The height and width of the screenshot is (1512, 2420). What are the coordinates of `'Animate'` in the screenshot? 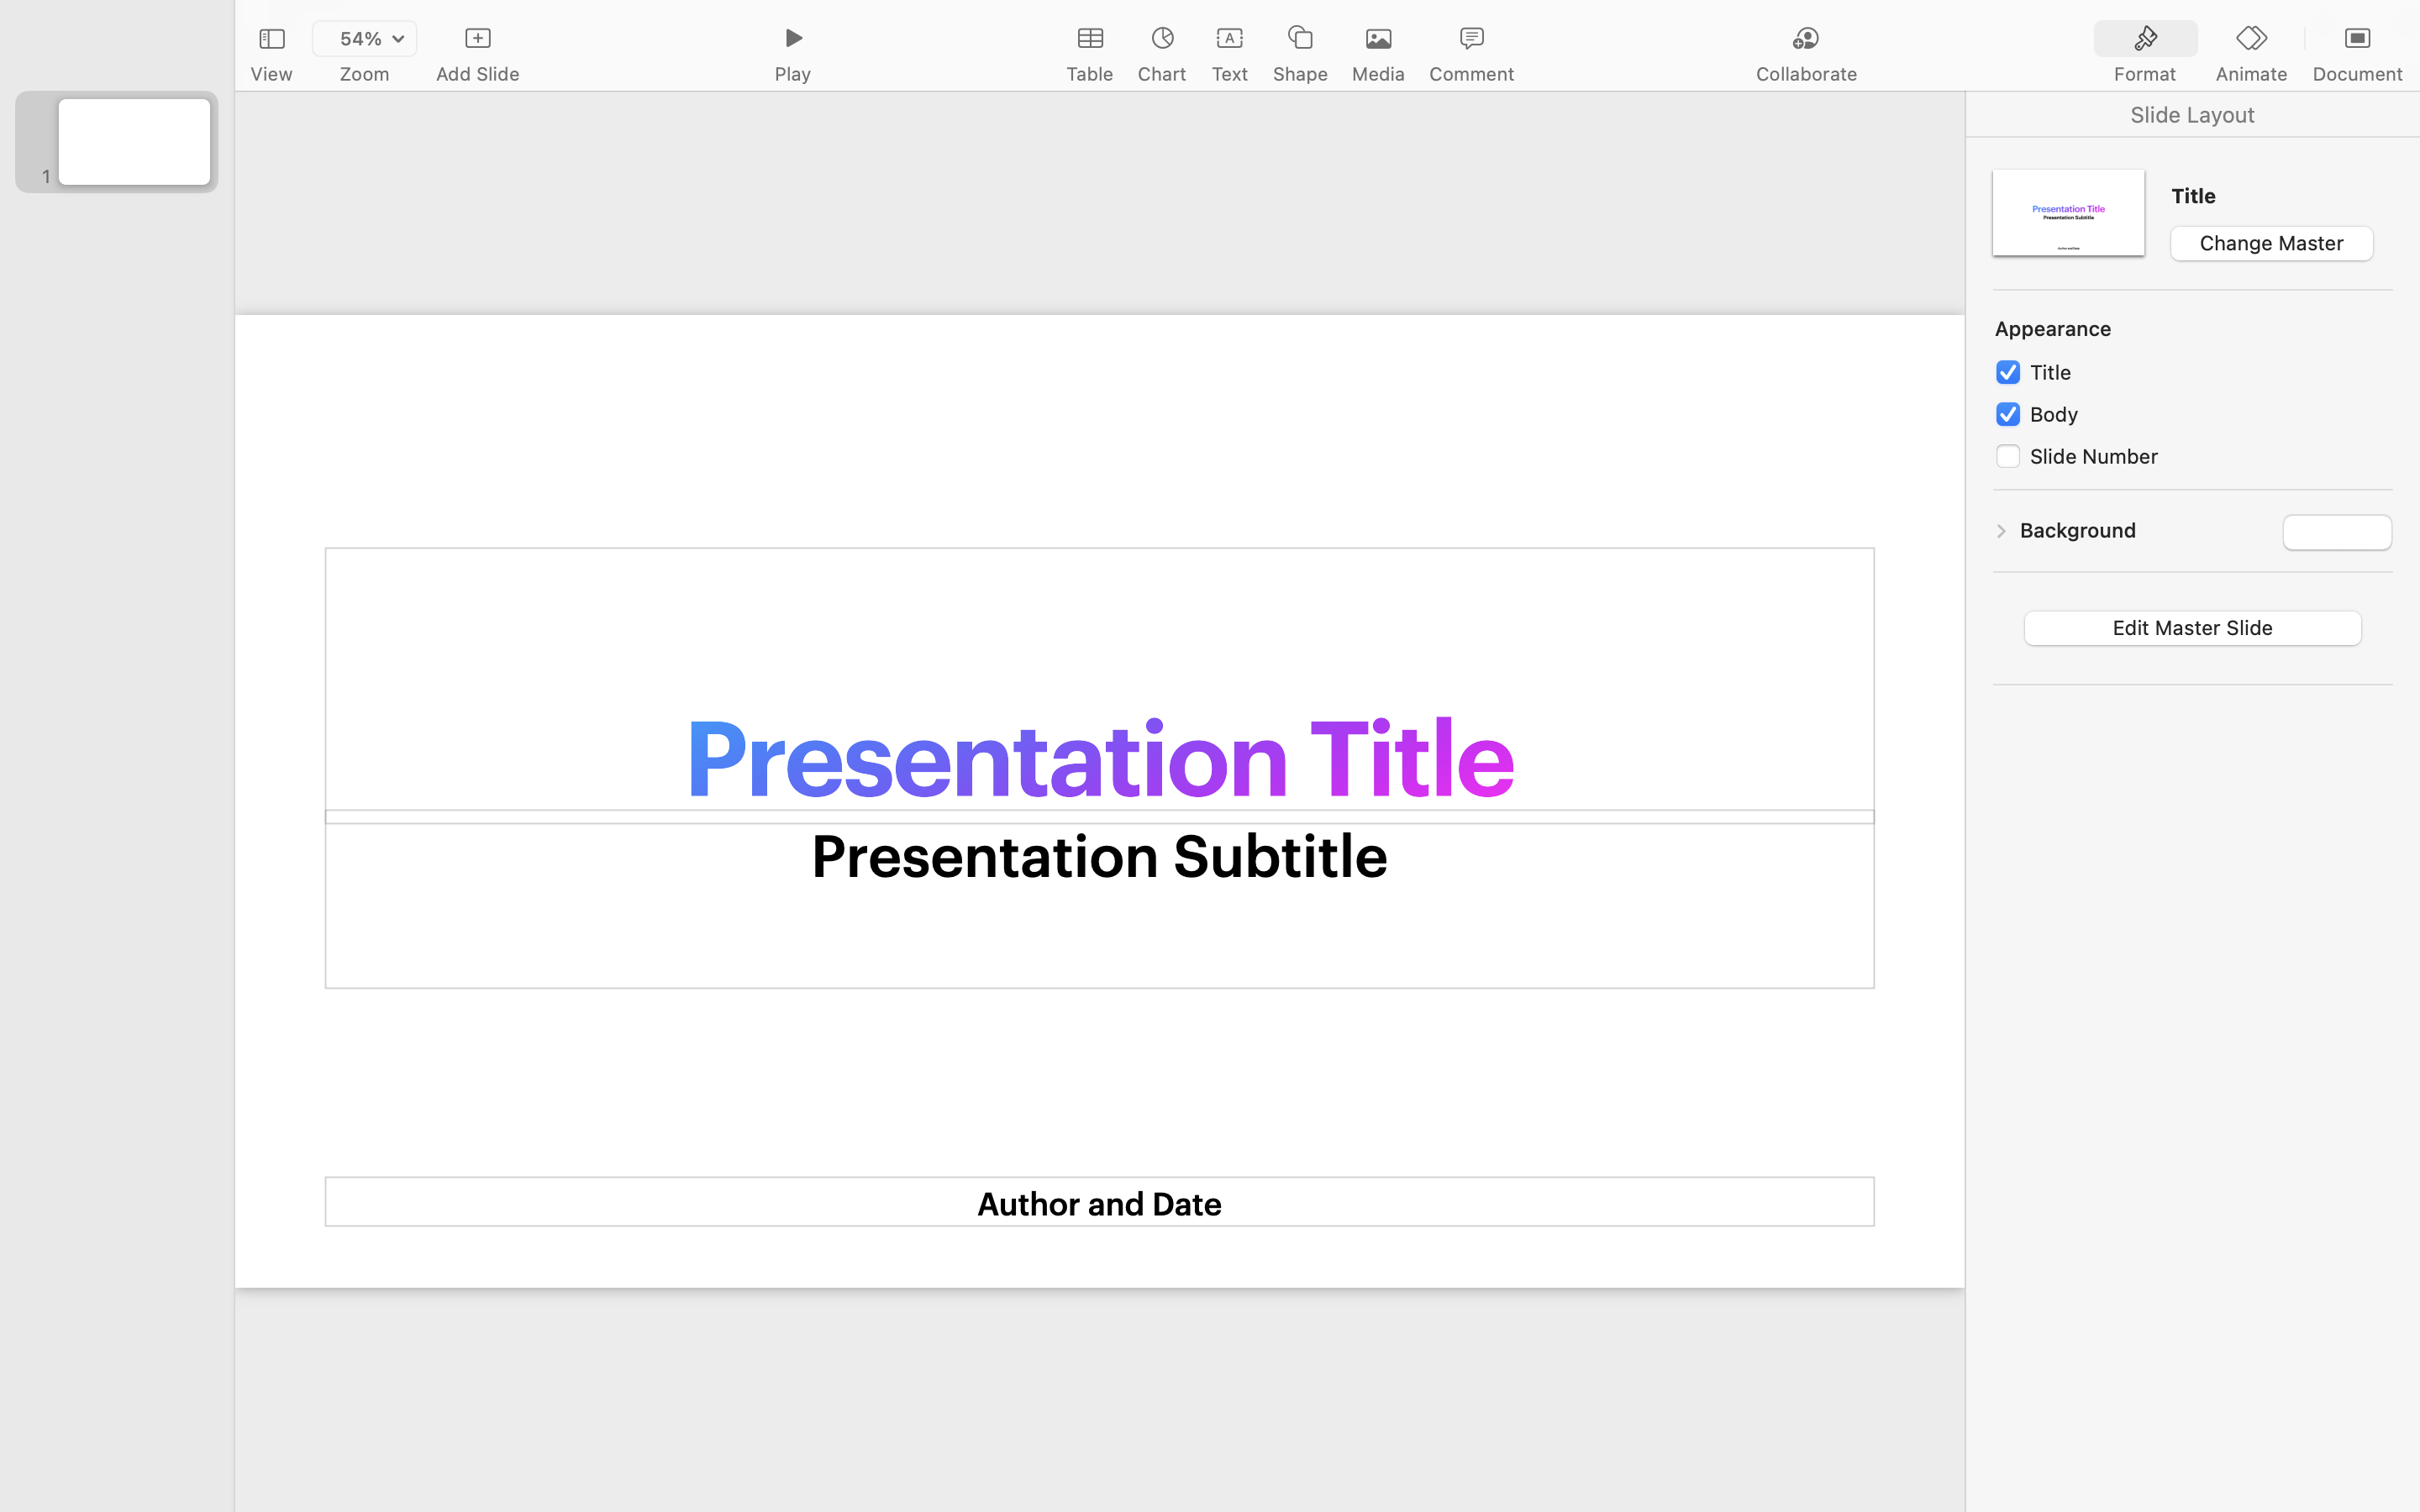 It's located at (2249, 74).